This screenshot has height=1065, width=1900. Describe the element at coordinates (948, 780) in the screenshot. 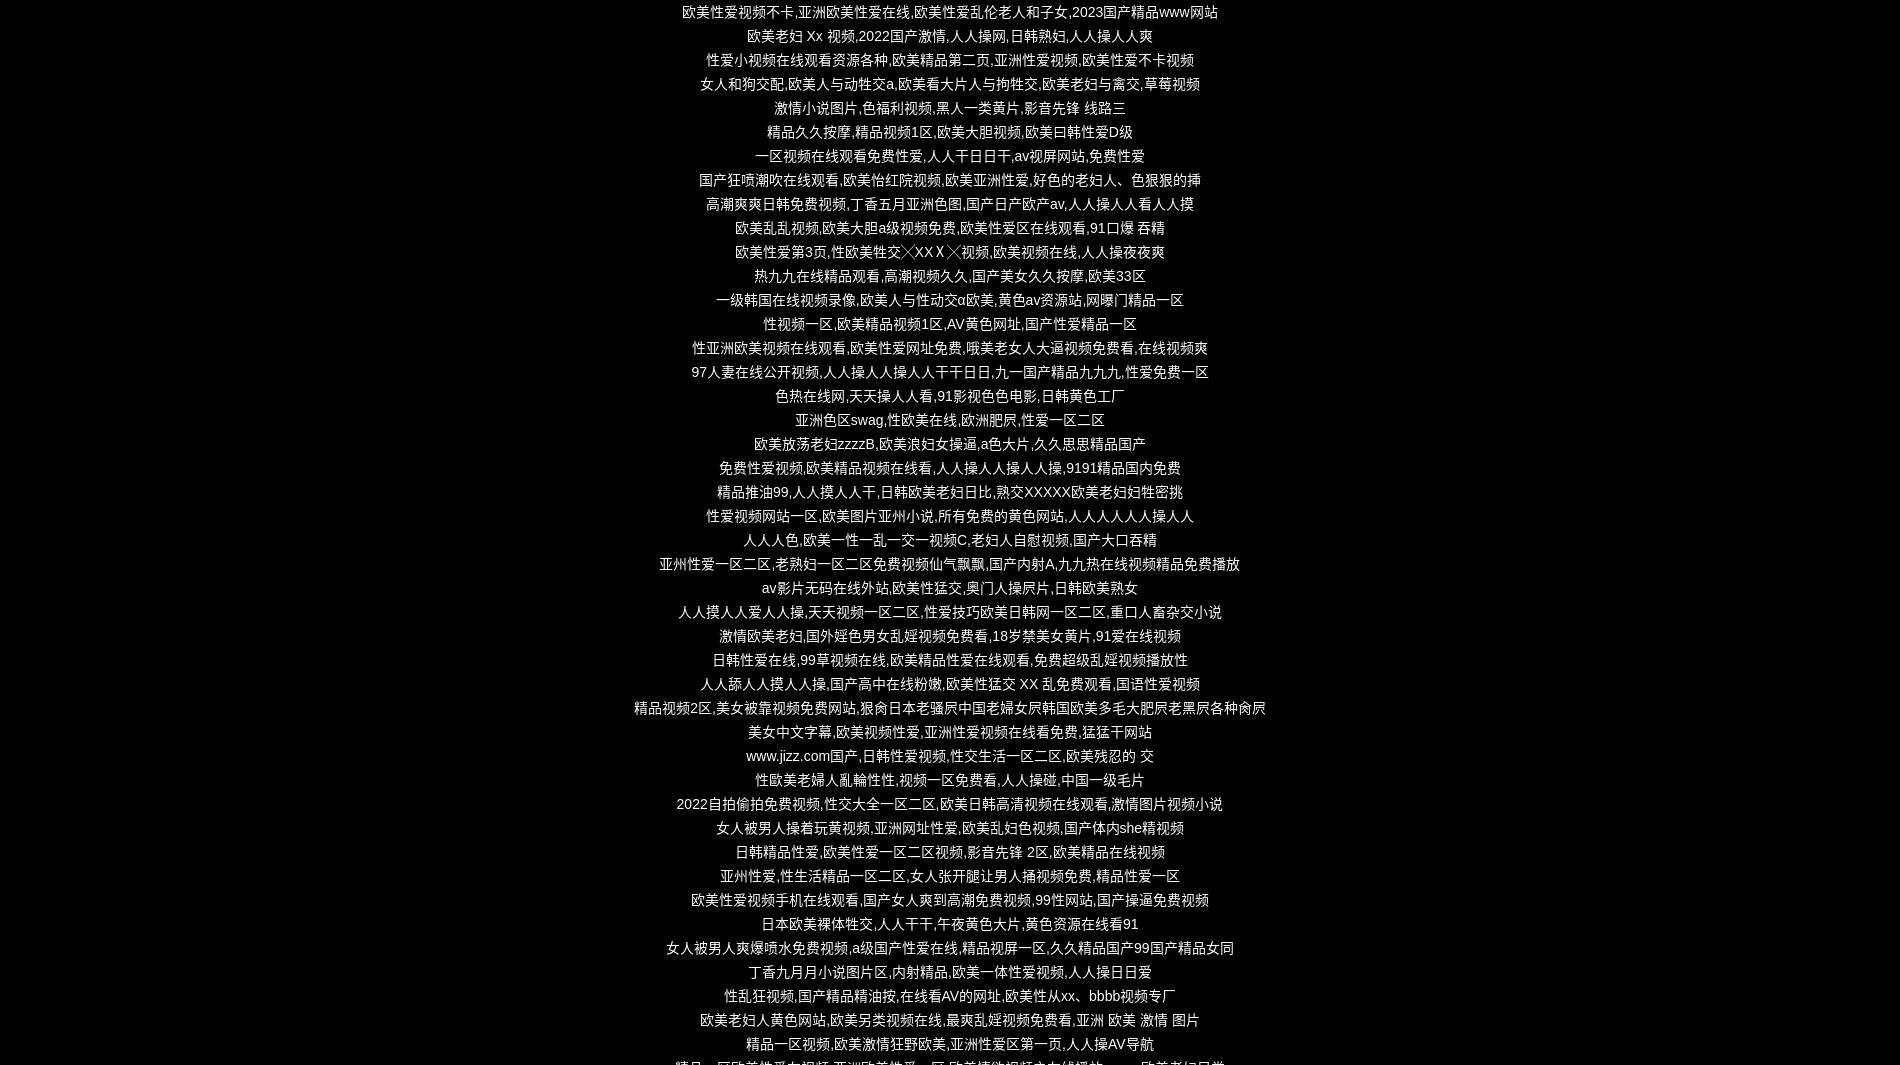

I see `'性歐美老婦人亂輪性性,视频一区免费看,人人操碰,中国一级毛片'` at that location.